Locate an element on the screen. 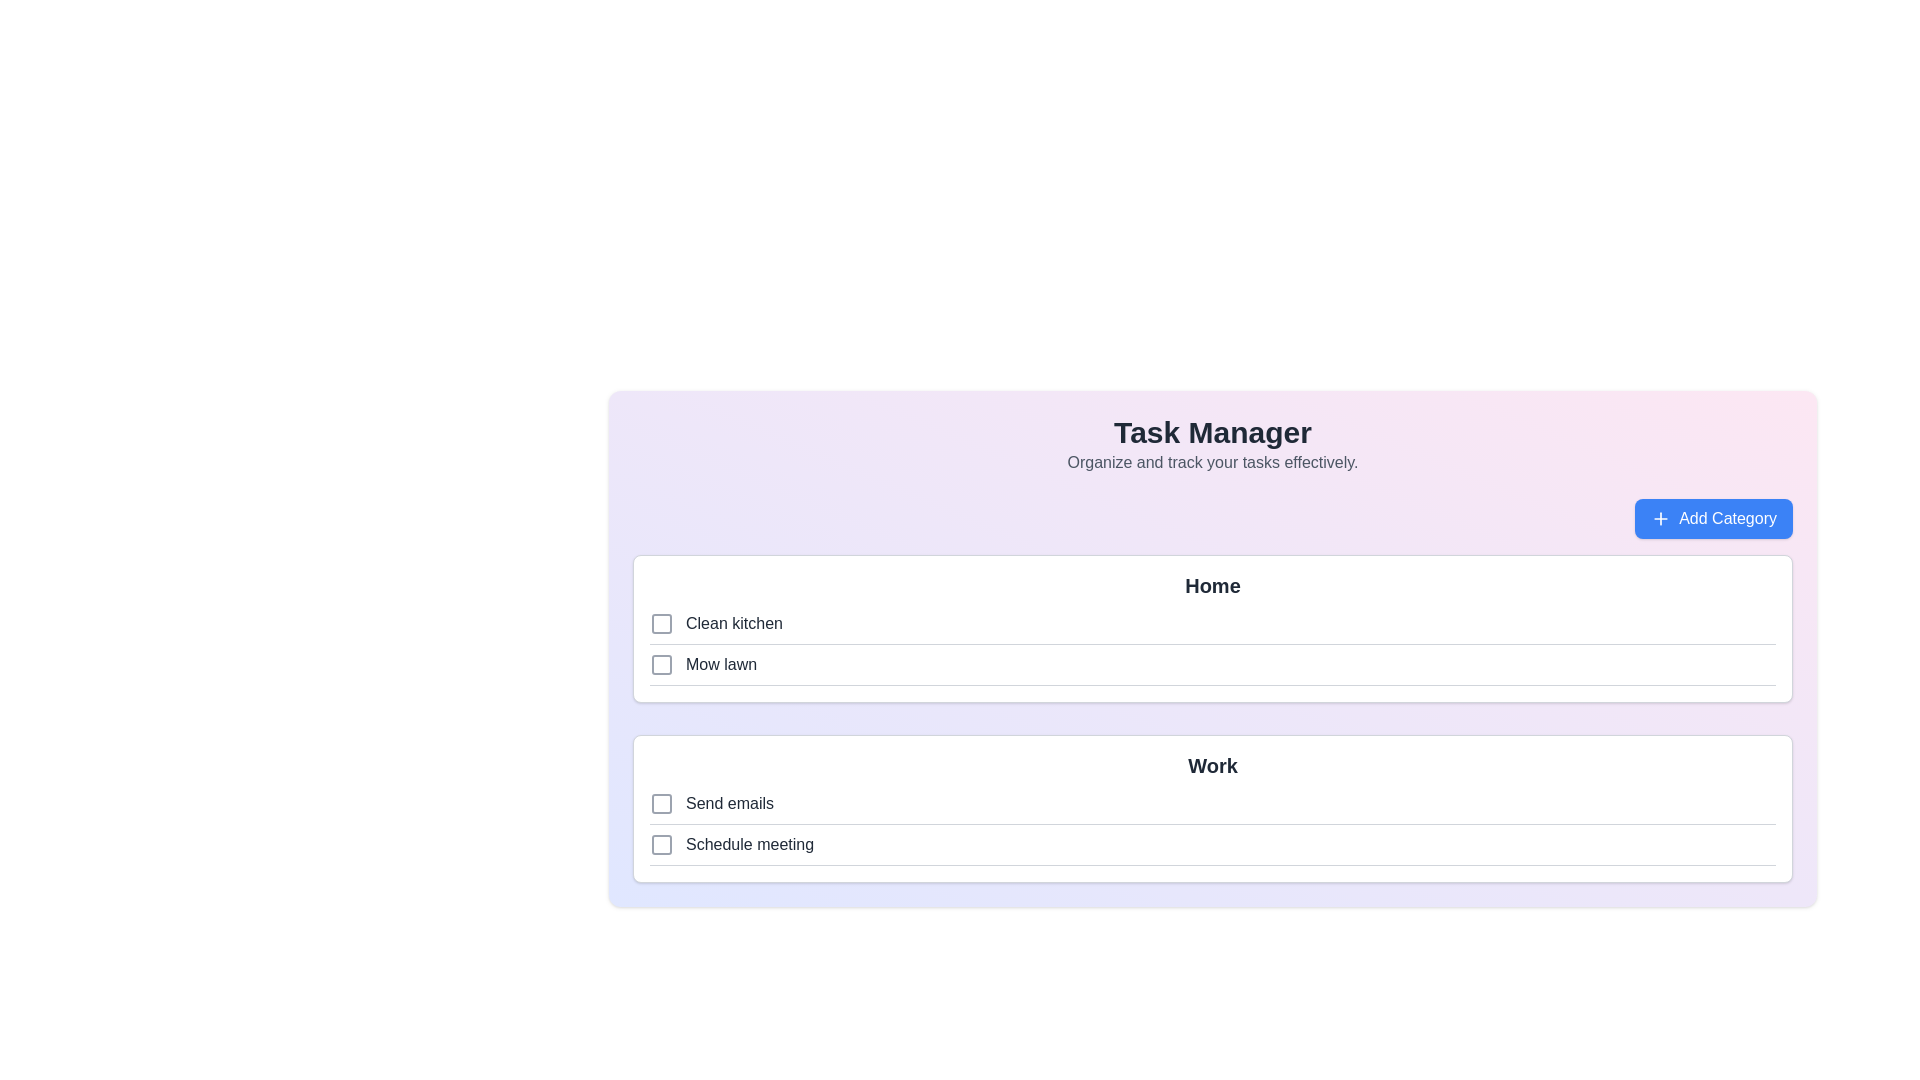 This screenshot has height=1080, width=1920. the checkbox next to the task 'Clean kitchen' is located at coordinates (662, 623).